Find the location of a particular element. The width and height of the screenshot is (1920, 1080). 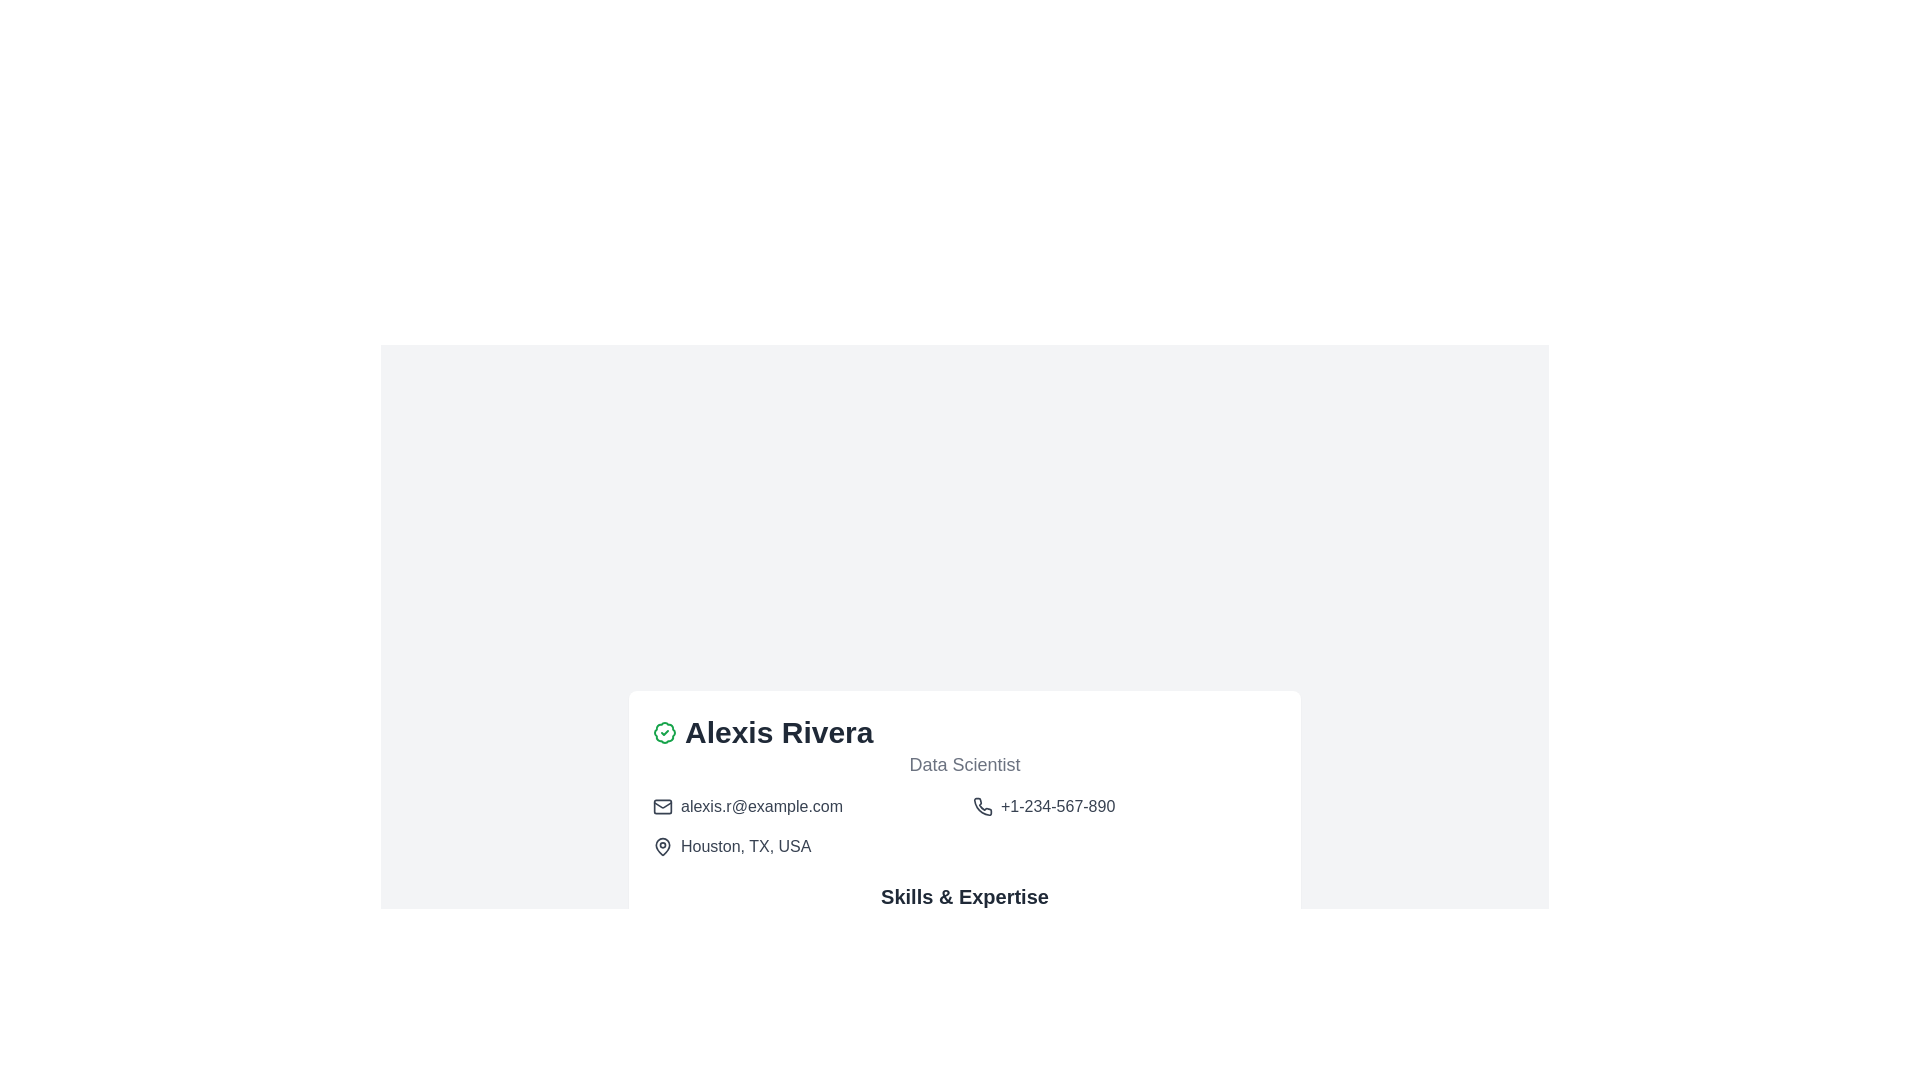

the location pin icon in the bottom-left region of the visible card interface that indicates a geographical address related to 'Houston, TX, USA' is located at coordinates (662, 845).